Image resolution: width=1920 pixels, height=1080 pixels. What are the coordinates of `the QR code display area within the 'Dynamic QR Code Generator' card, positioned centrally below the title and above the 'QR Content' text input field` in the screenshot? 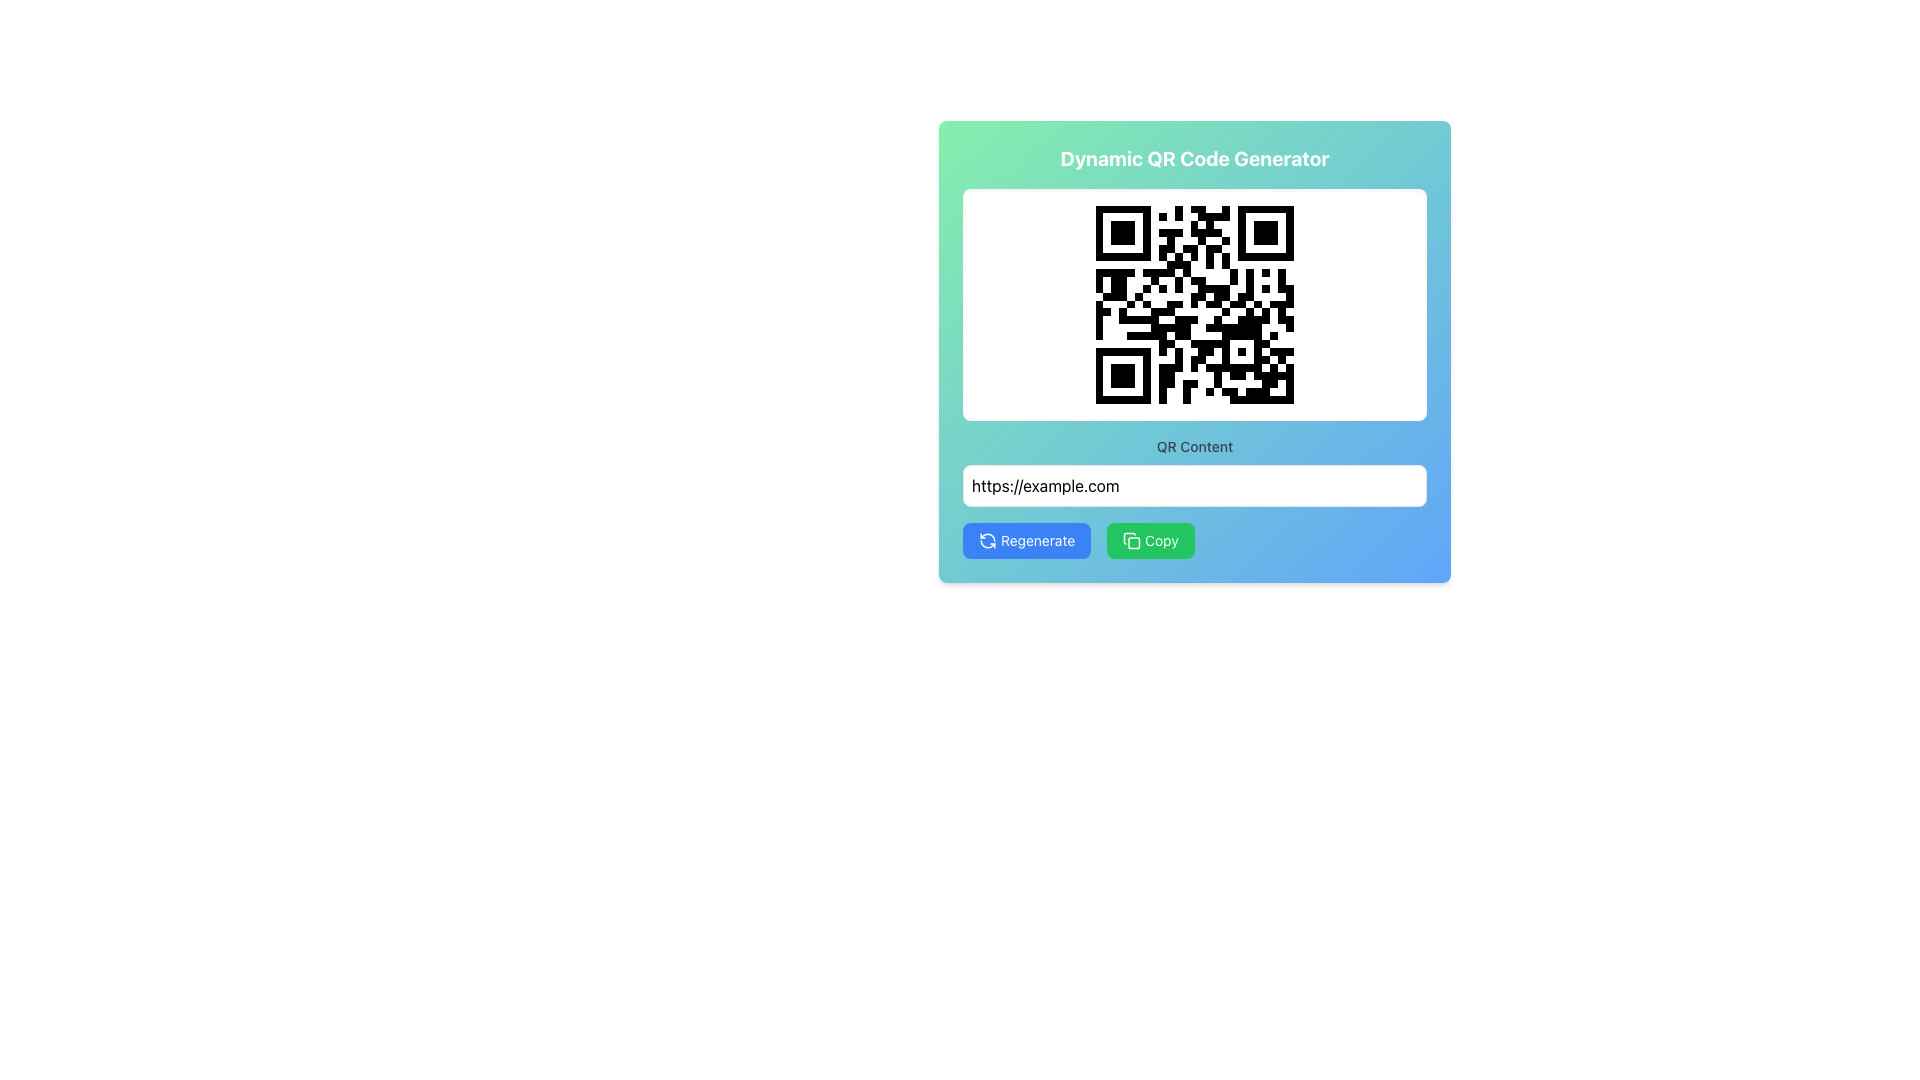 It's located at (1195, 304).